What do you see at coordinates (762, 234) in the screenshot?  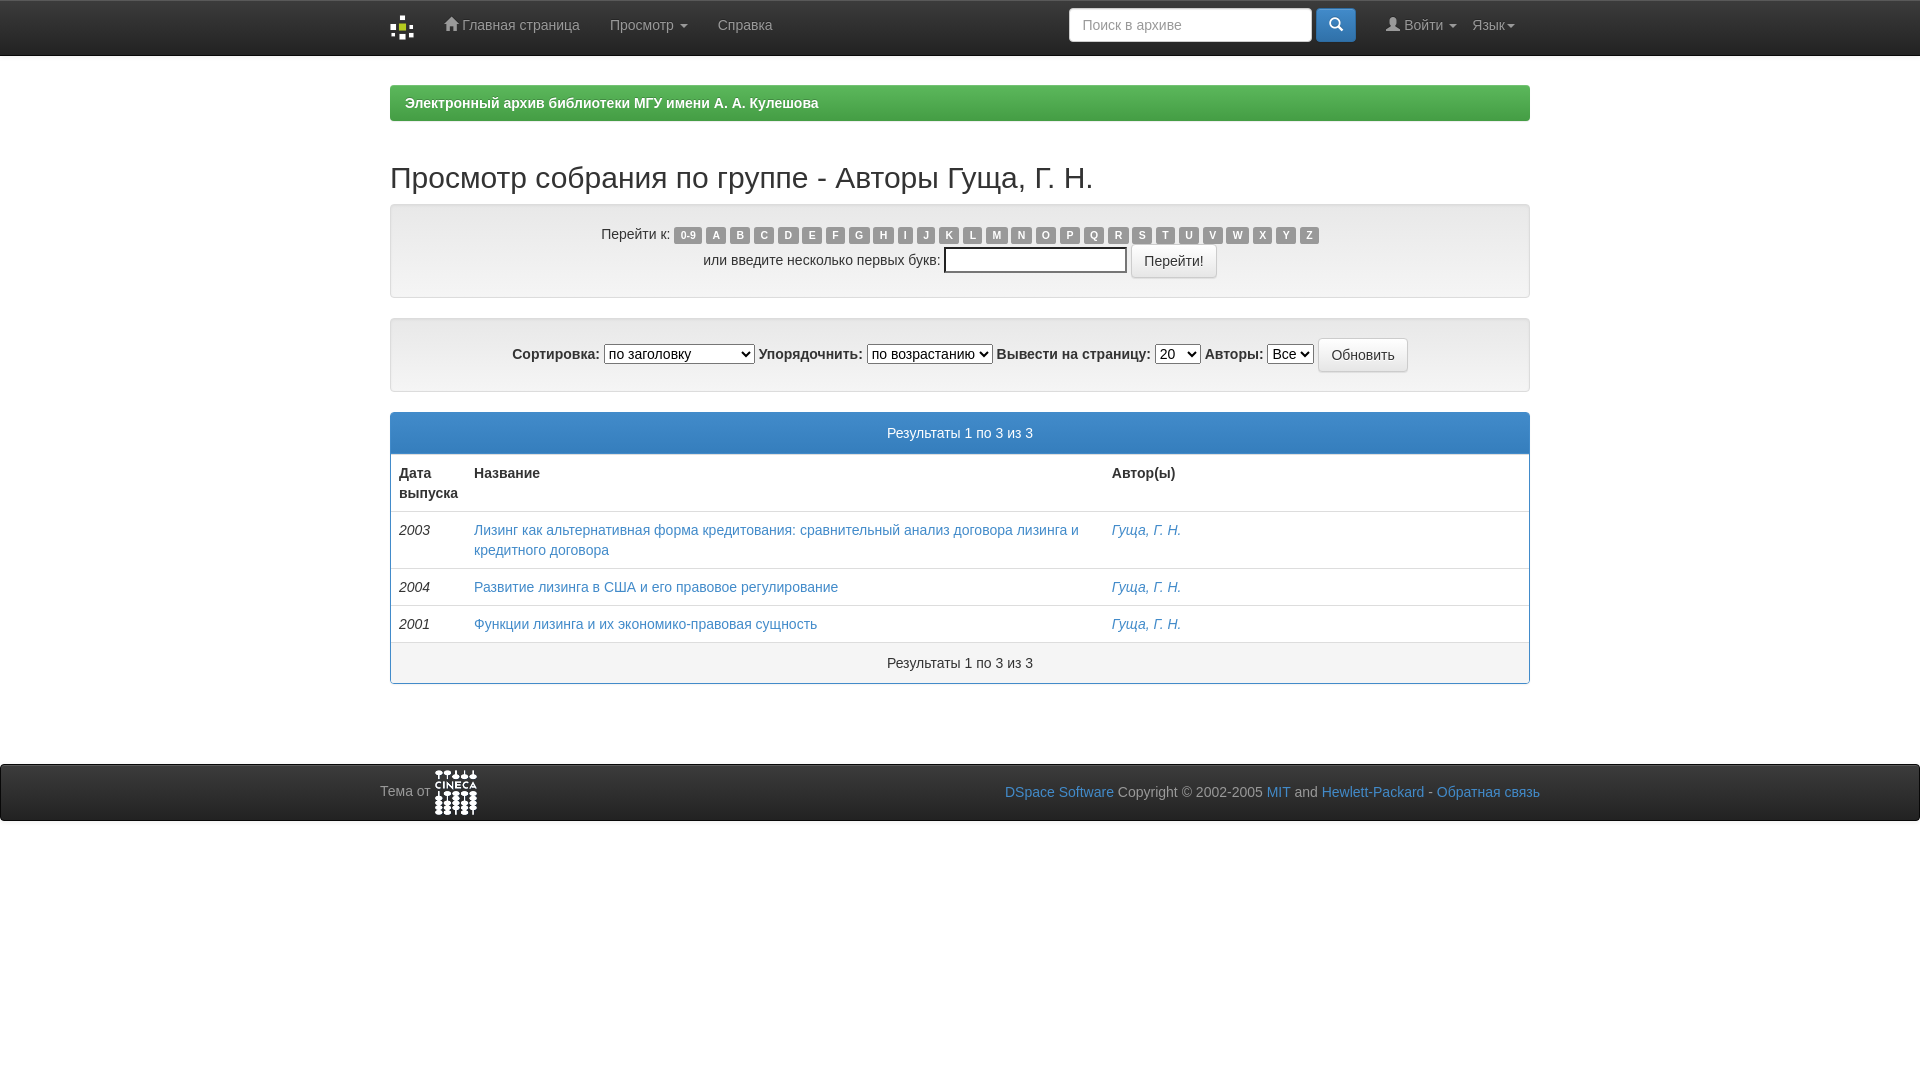 I see `'C'` at bounding box center [762, 234].